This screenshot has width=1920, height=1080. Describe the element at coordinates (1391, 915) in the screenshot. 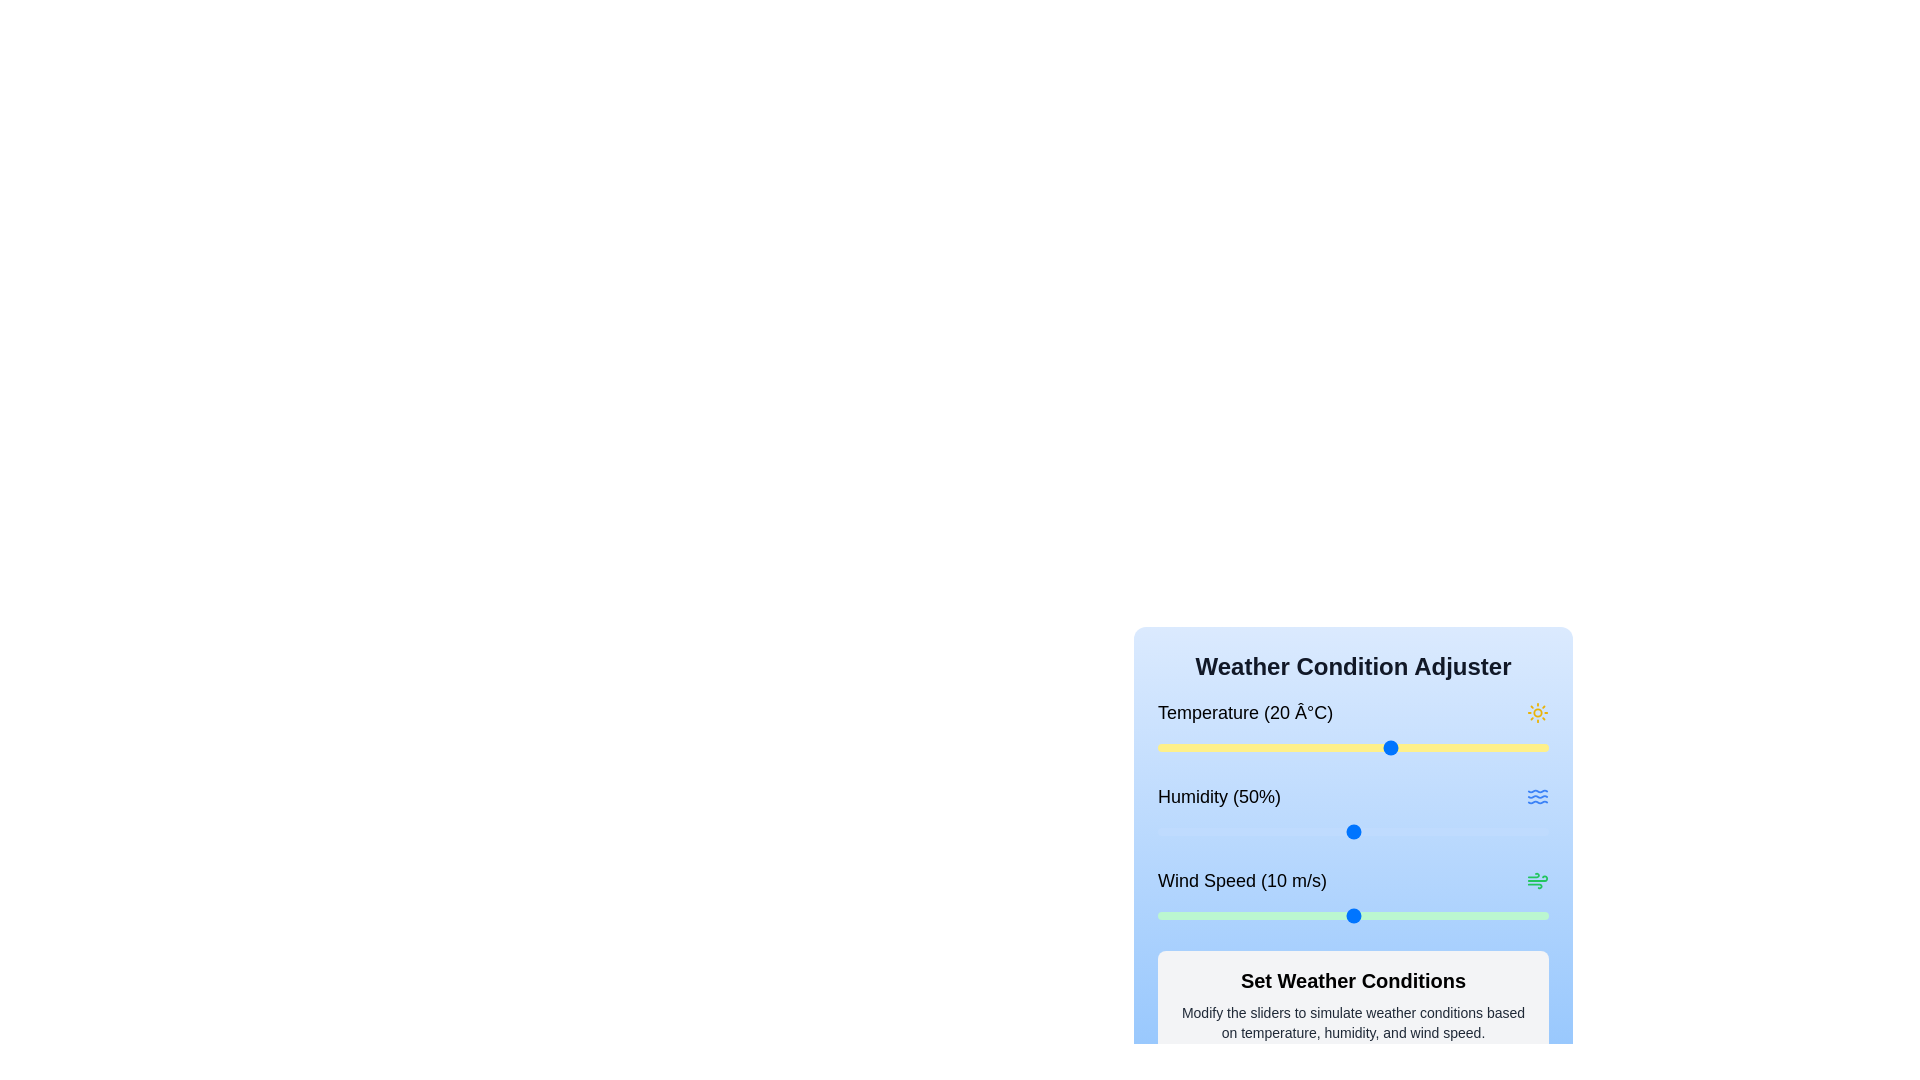

I see `the wind speed slider to set the wind speed to 12 m/s` at that location.